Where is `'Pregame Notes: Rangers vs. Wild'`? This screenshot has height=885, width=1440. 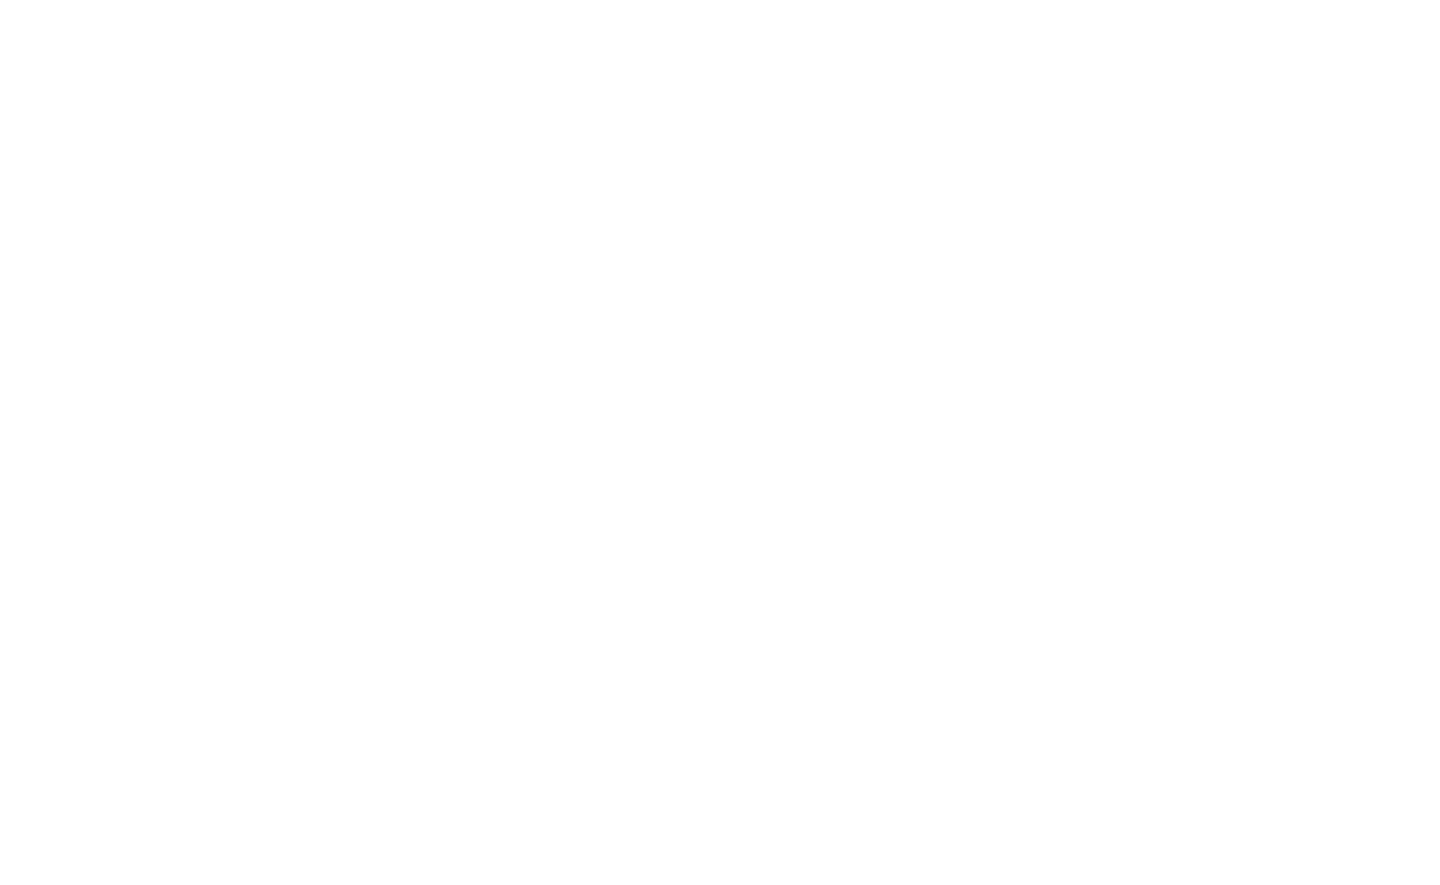
'Pregame Notes: Rangers vs. Wild' is located at coordinates (325, 90).